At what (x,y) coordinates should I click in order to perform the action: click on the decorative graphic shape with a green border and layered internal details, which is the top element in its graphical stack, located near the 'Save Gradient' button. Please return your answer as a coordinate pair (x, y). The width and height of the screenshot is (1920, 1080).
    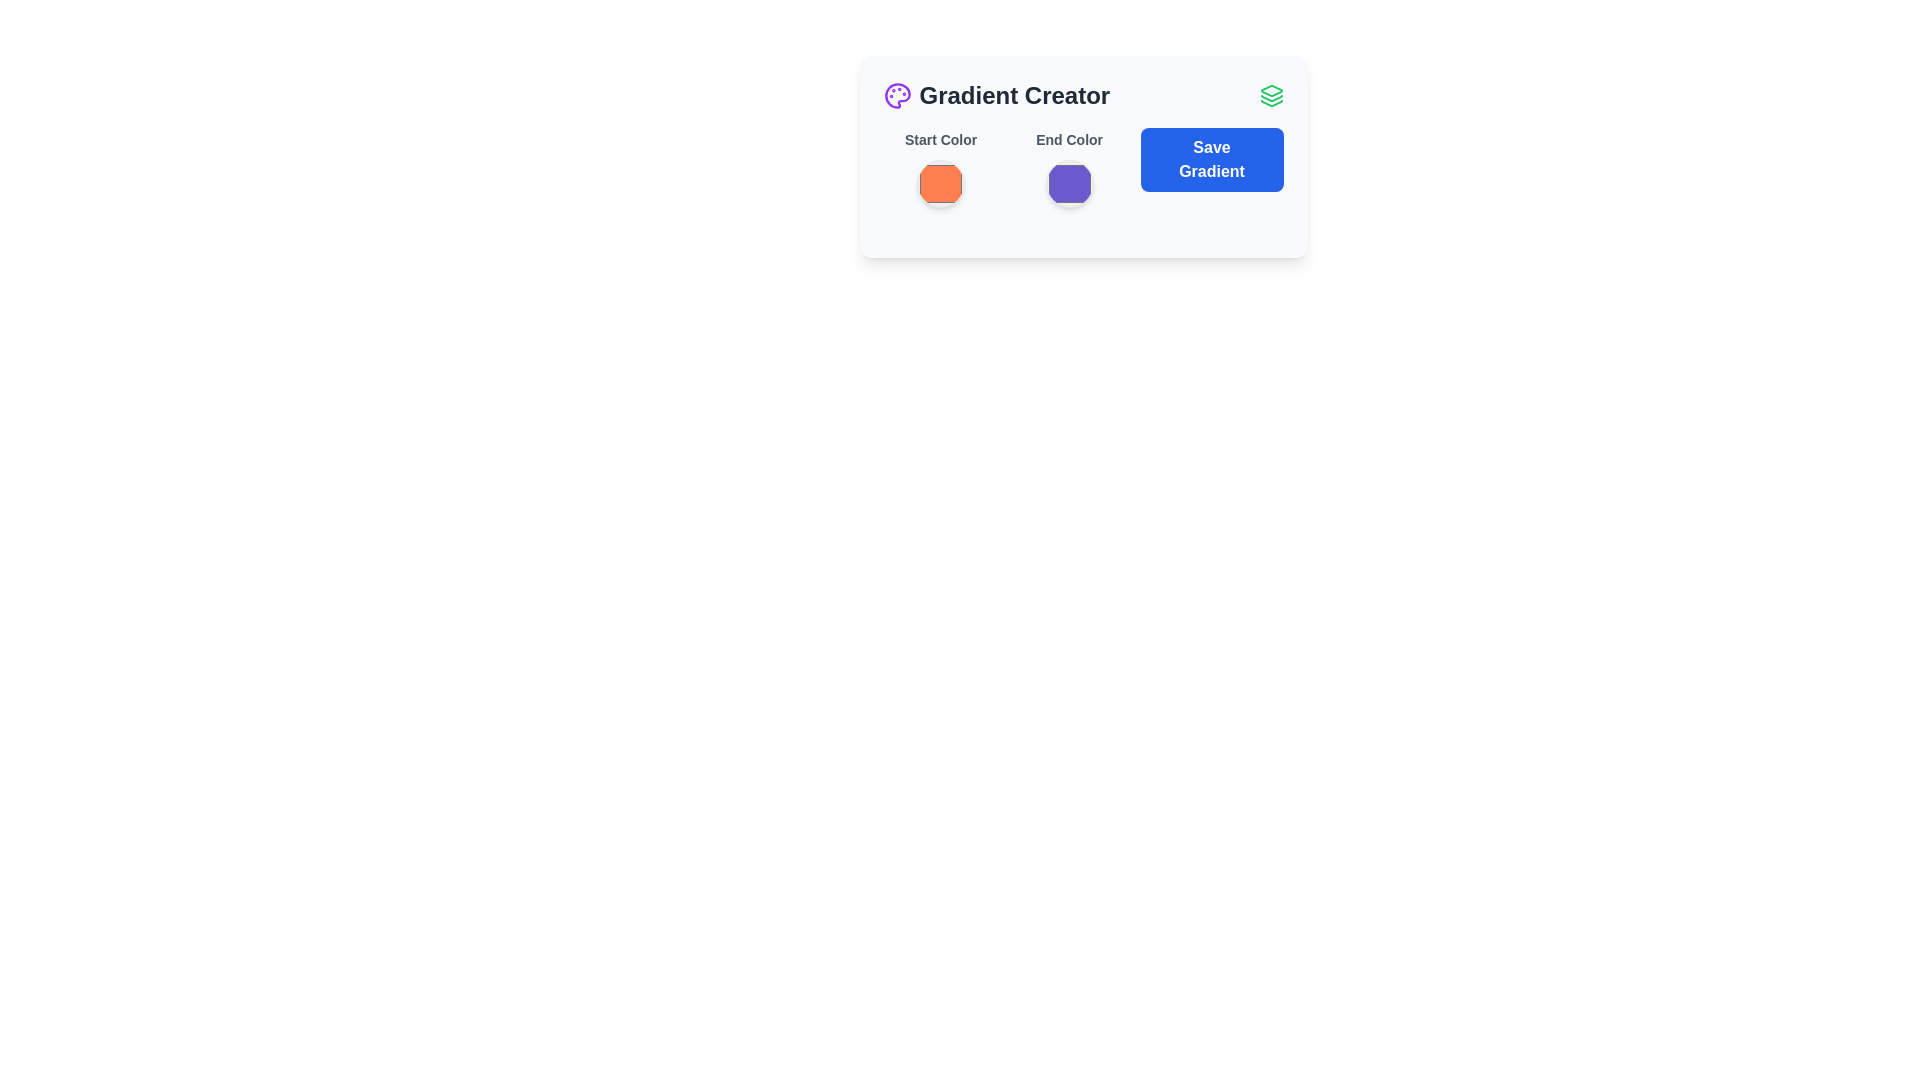
    Looking at the image, I should click on (1270, 91).